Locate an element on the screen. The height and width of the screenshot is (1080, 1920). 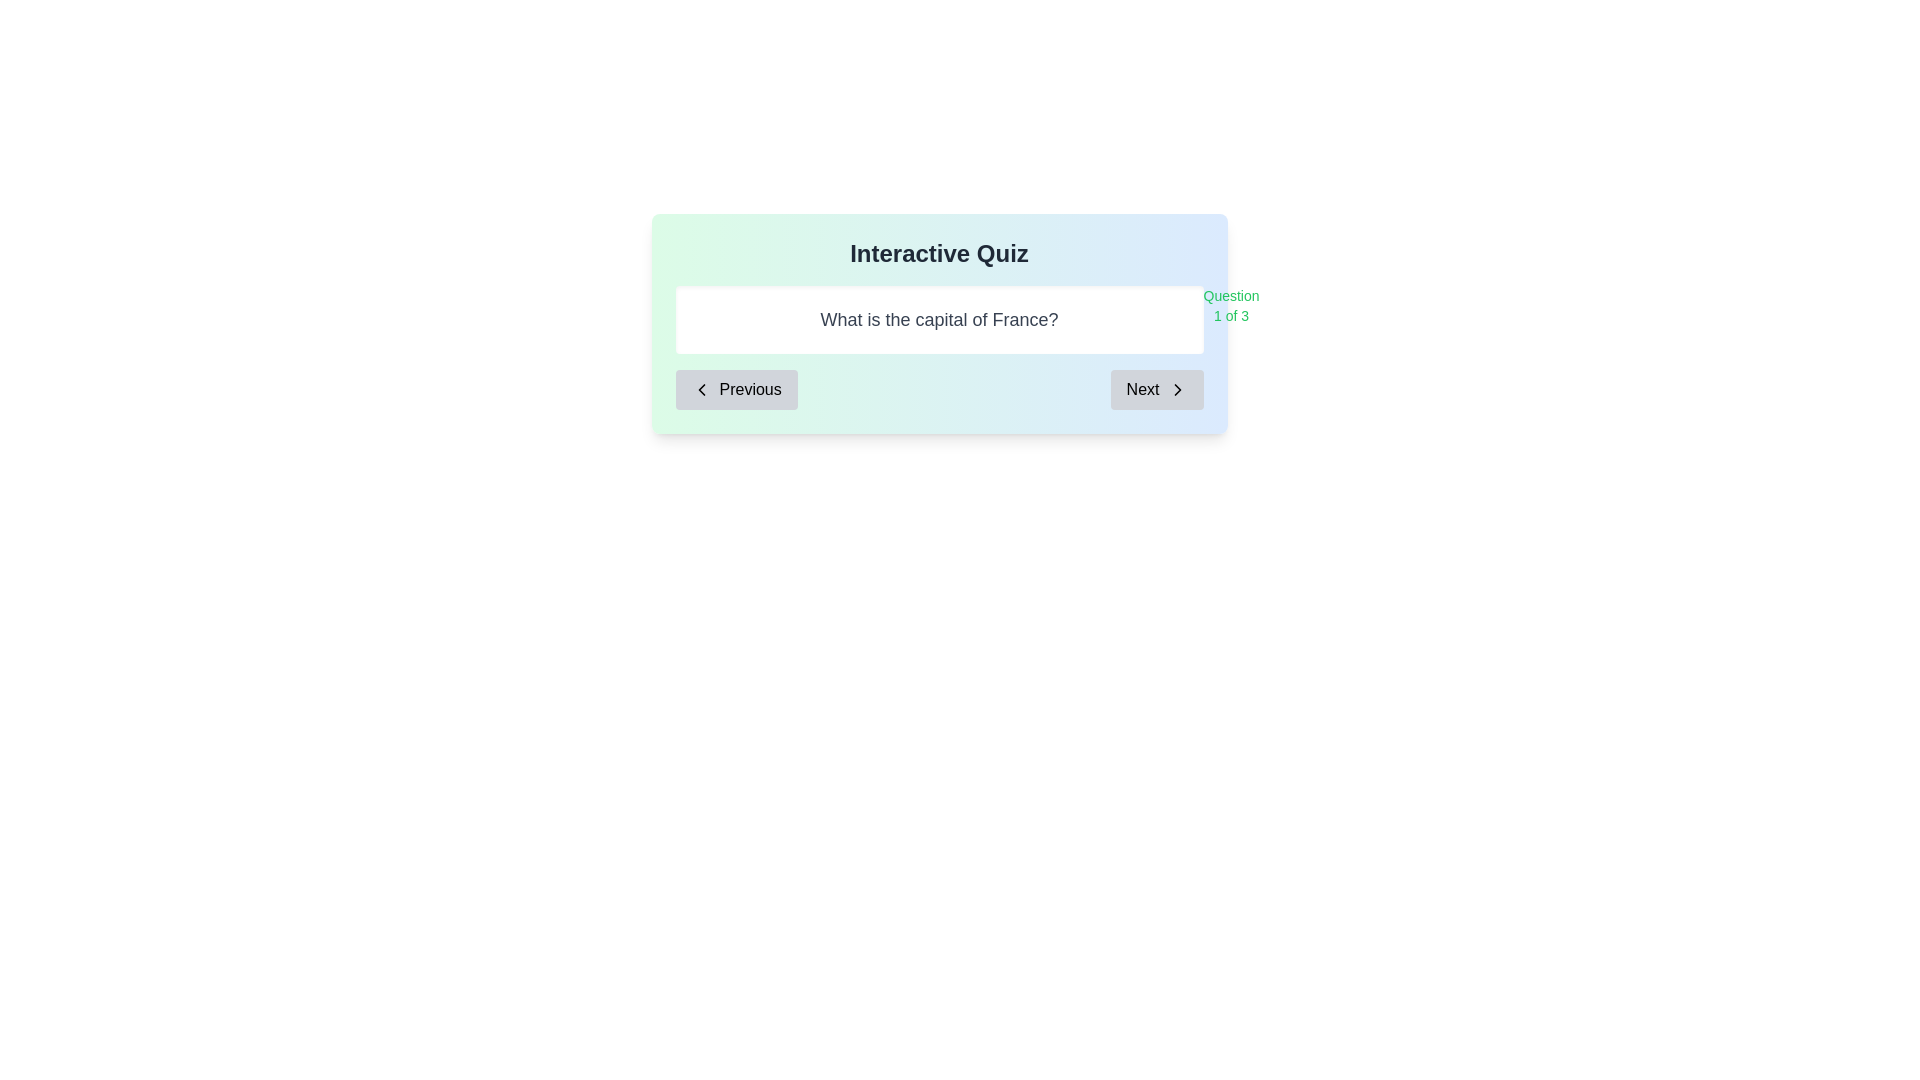
the button labeled 'Next' is located at coordinates (1177, 389).